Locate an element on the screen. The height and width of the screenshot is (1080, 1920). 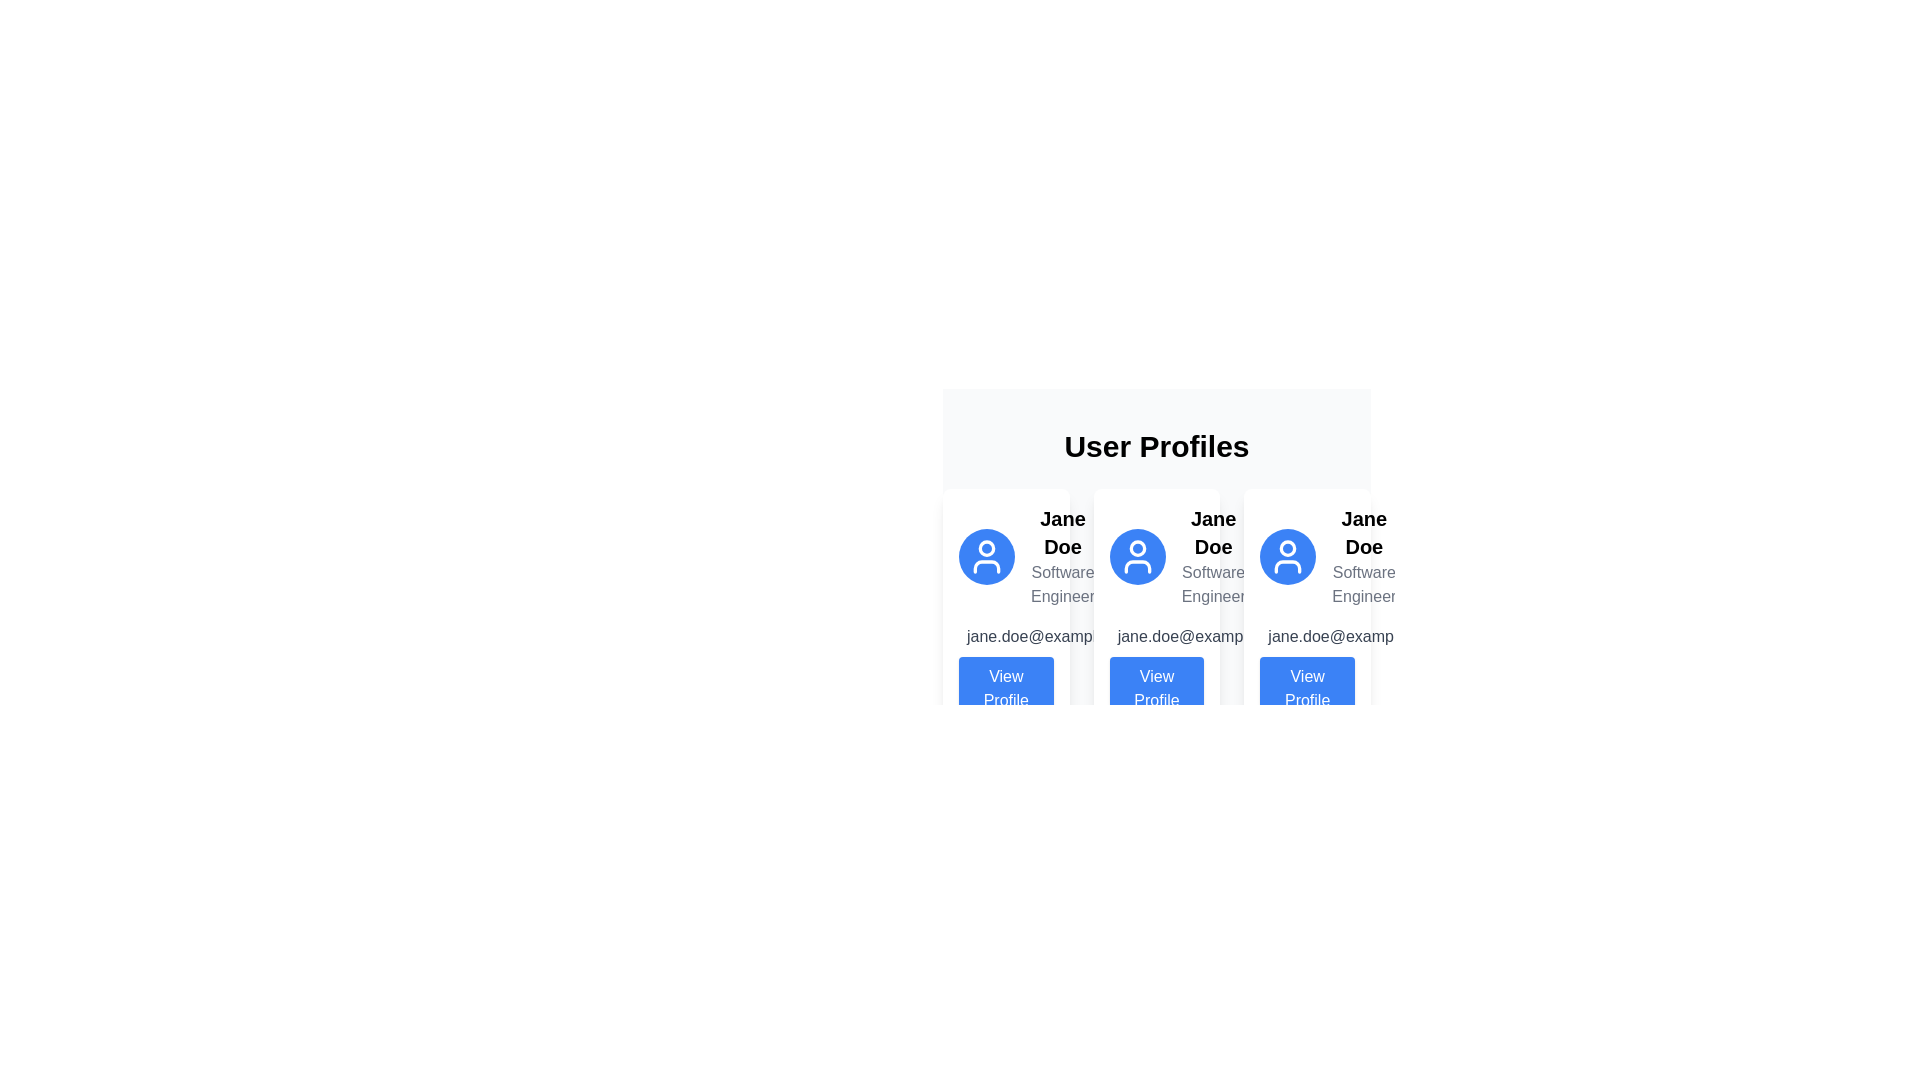
the text 'jane.doe@example.com' for copying, which is displayed in gray under the profile card of Jane Doe, the Software Engineer is located at coordinates (1203, 636).